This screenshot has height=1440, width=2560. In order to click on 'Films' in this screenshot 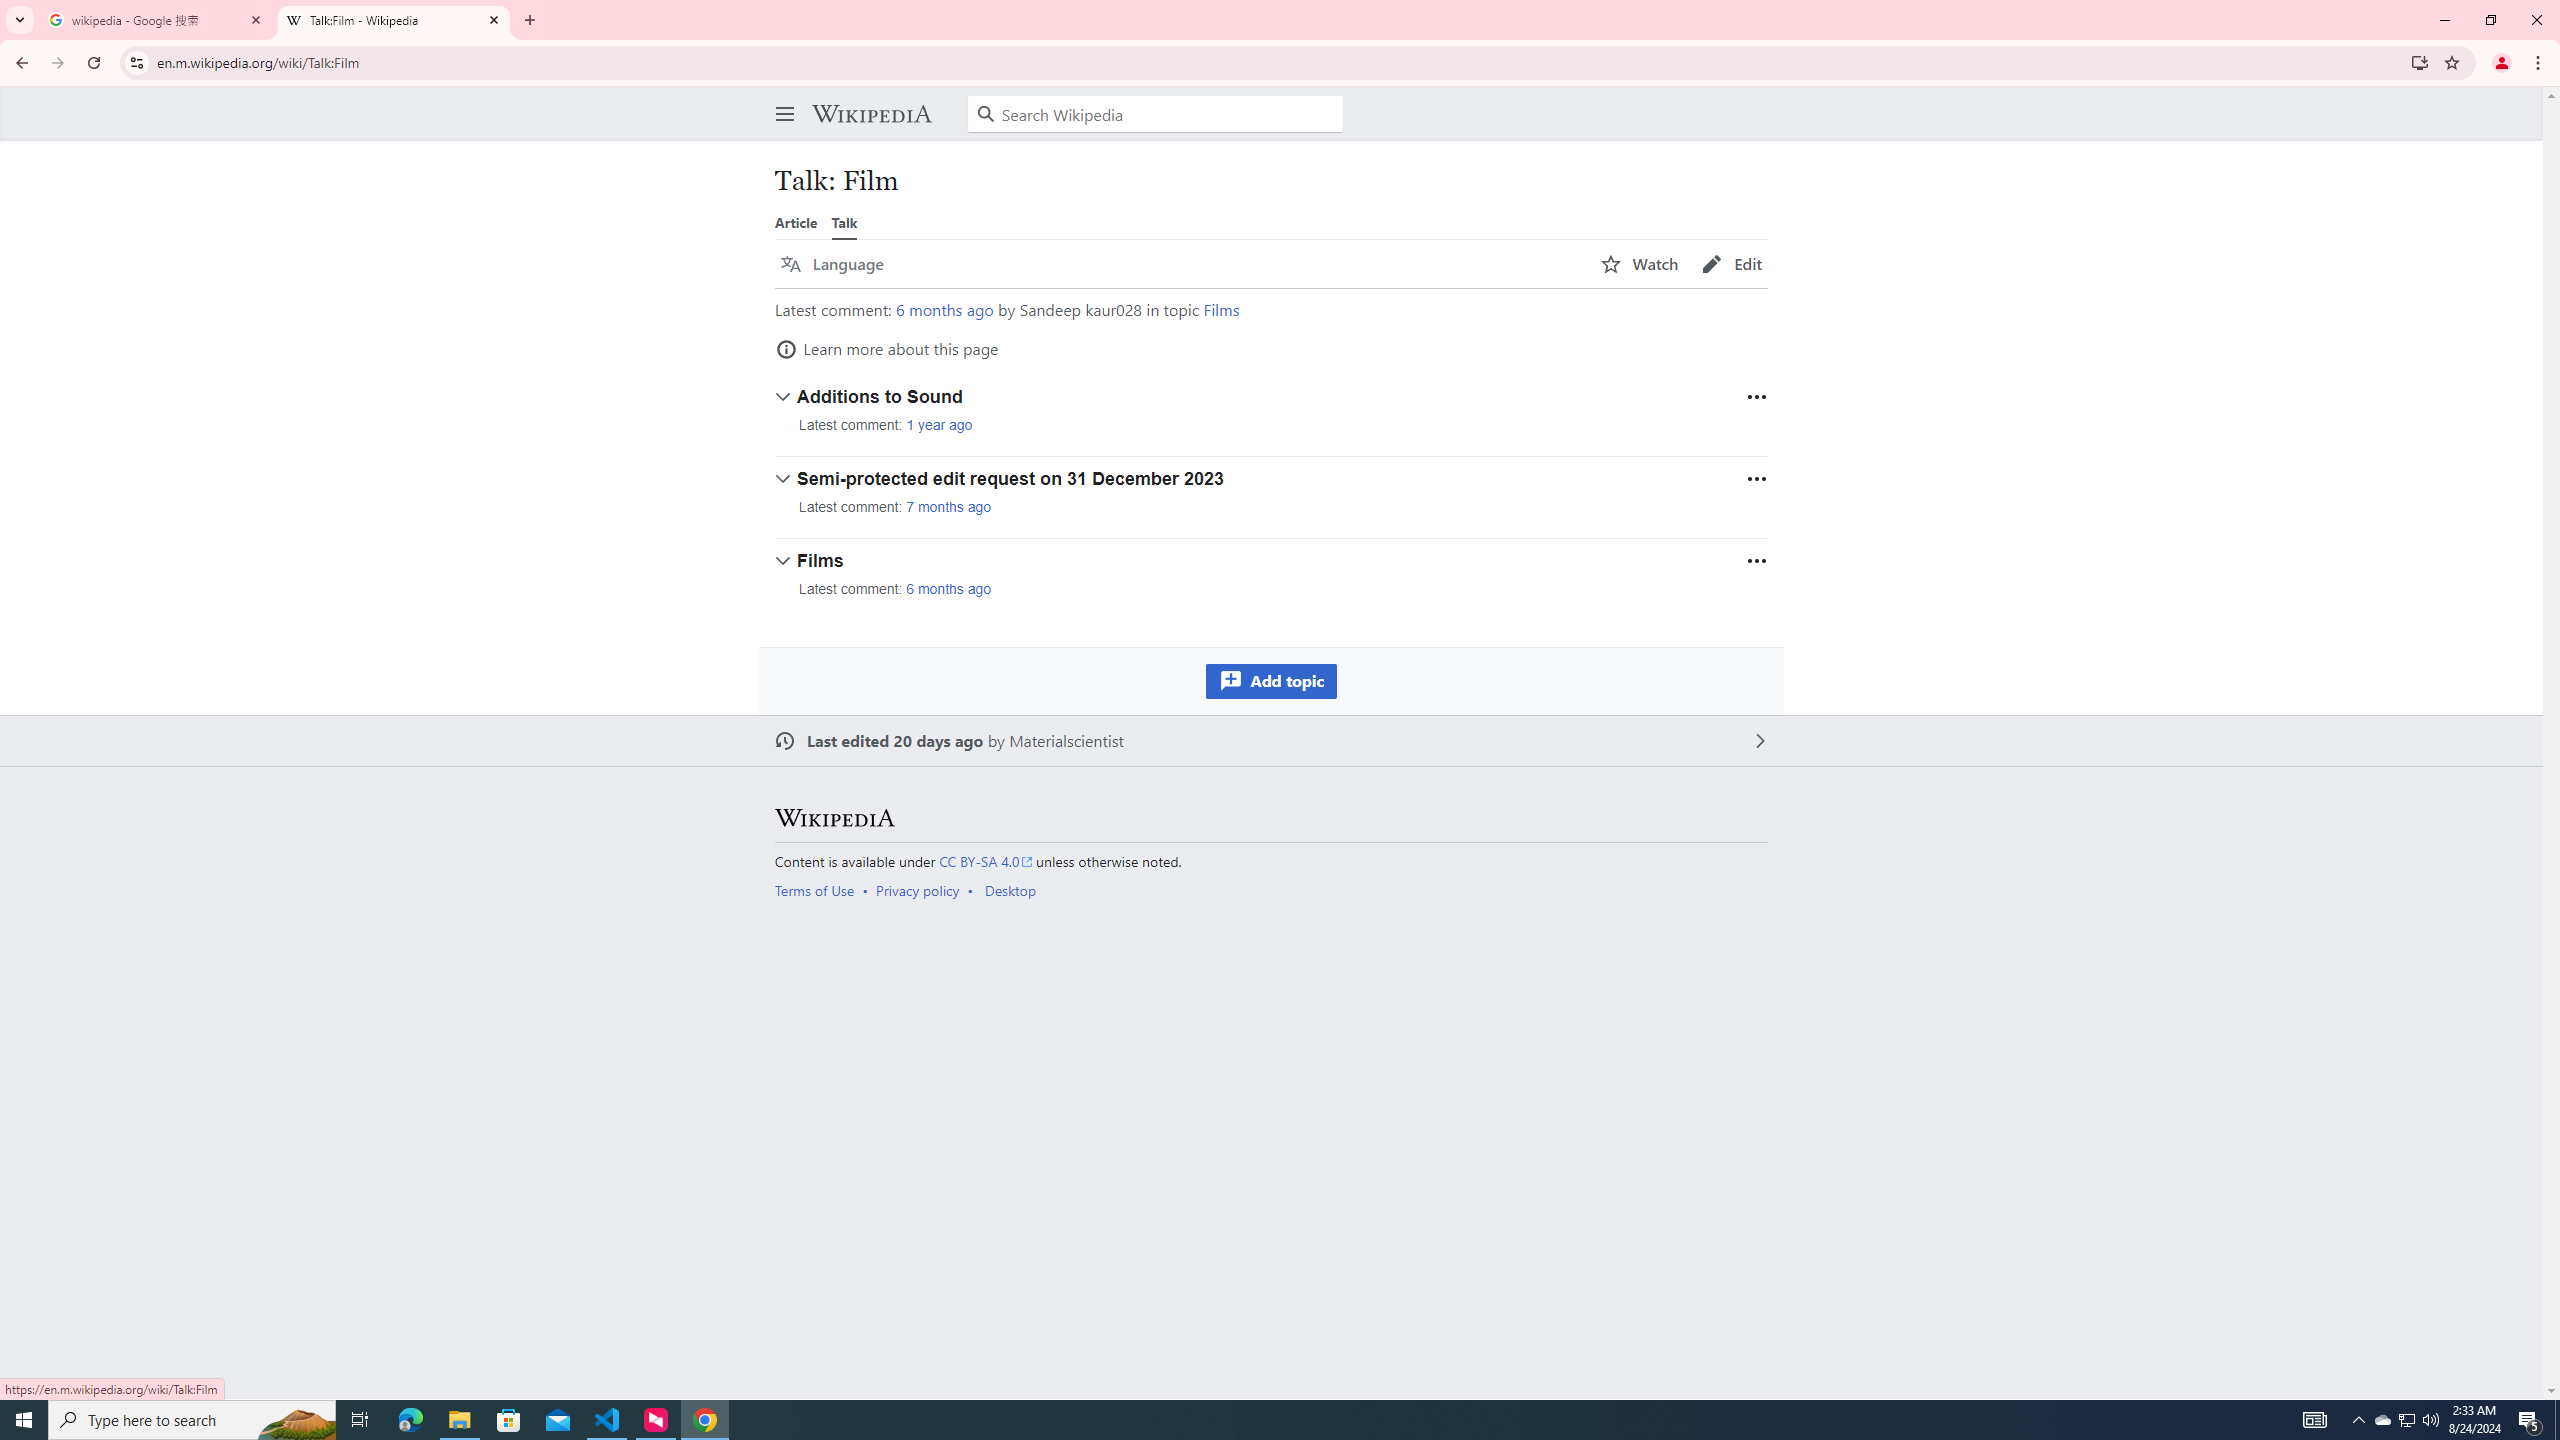, I will do `click(1220, 310)`.